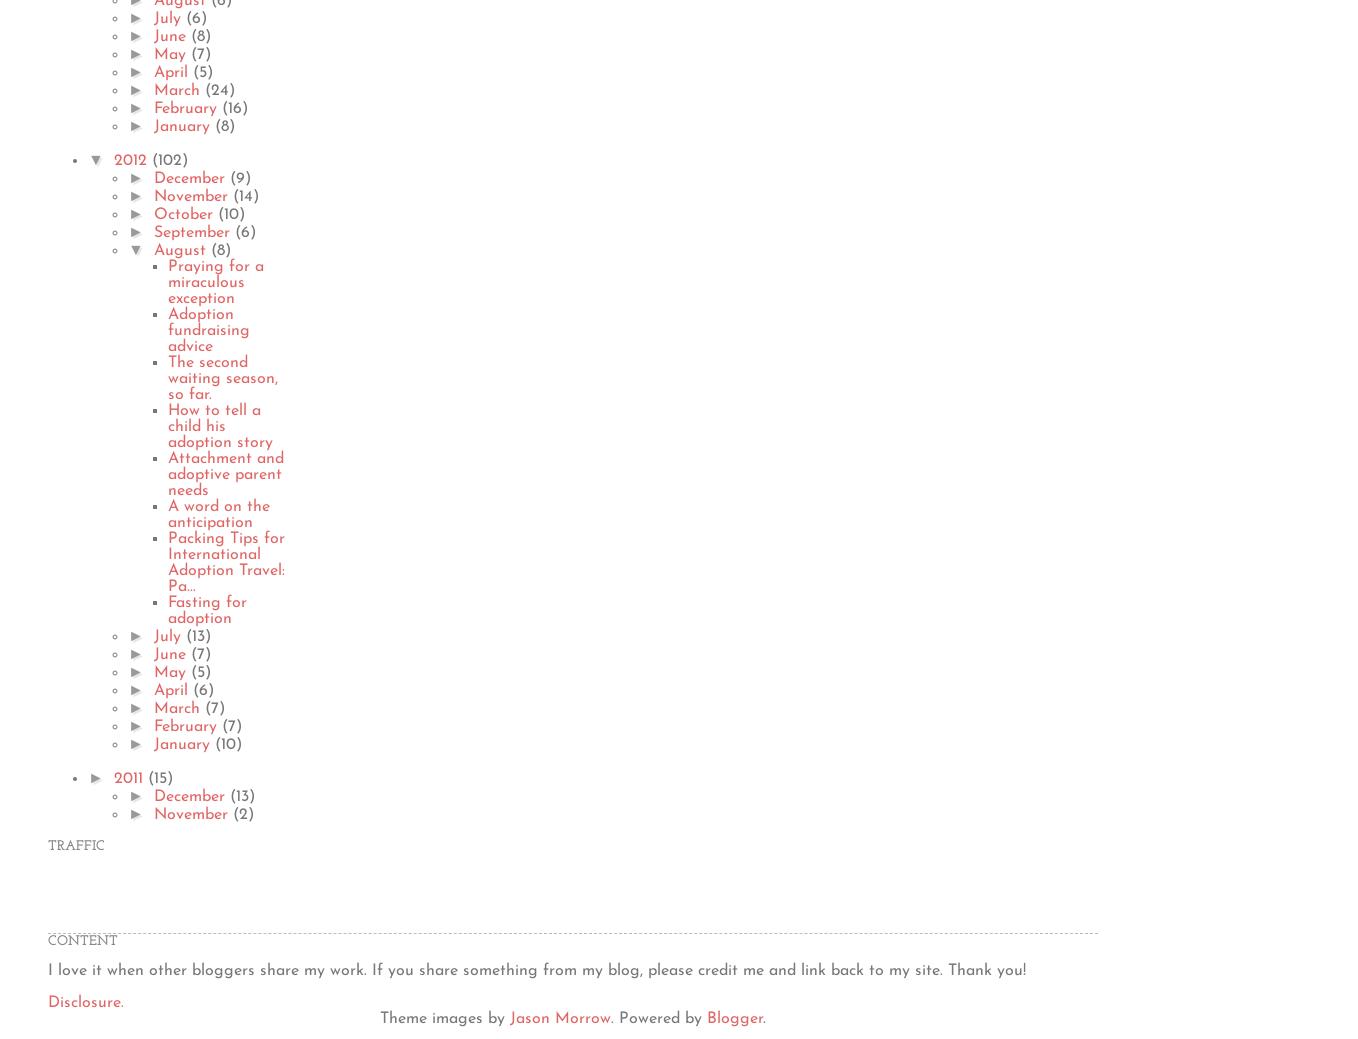 This screenshot has width=1358, height=1039. What do you see at coordinates (509, 1018) in the screenshot?
I see `'Jason Morrow'` at bounding box center [509, 1018].